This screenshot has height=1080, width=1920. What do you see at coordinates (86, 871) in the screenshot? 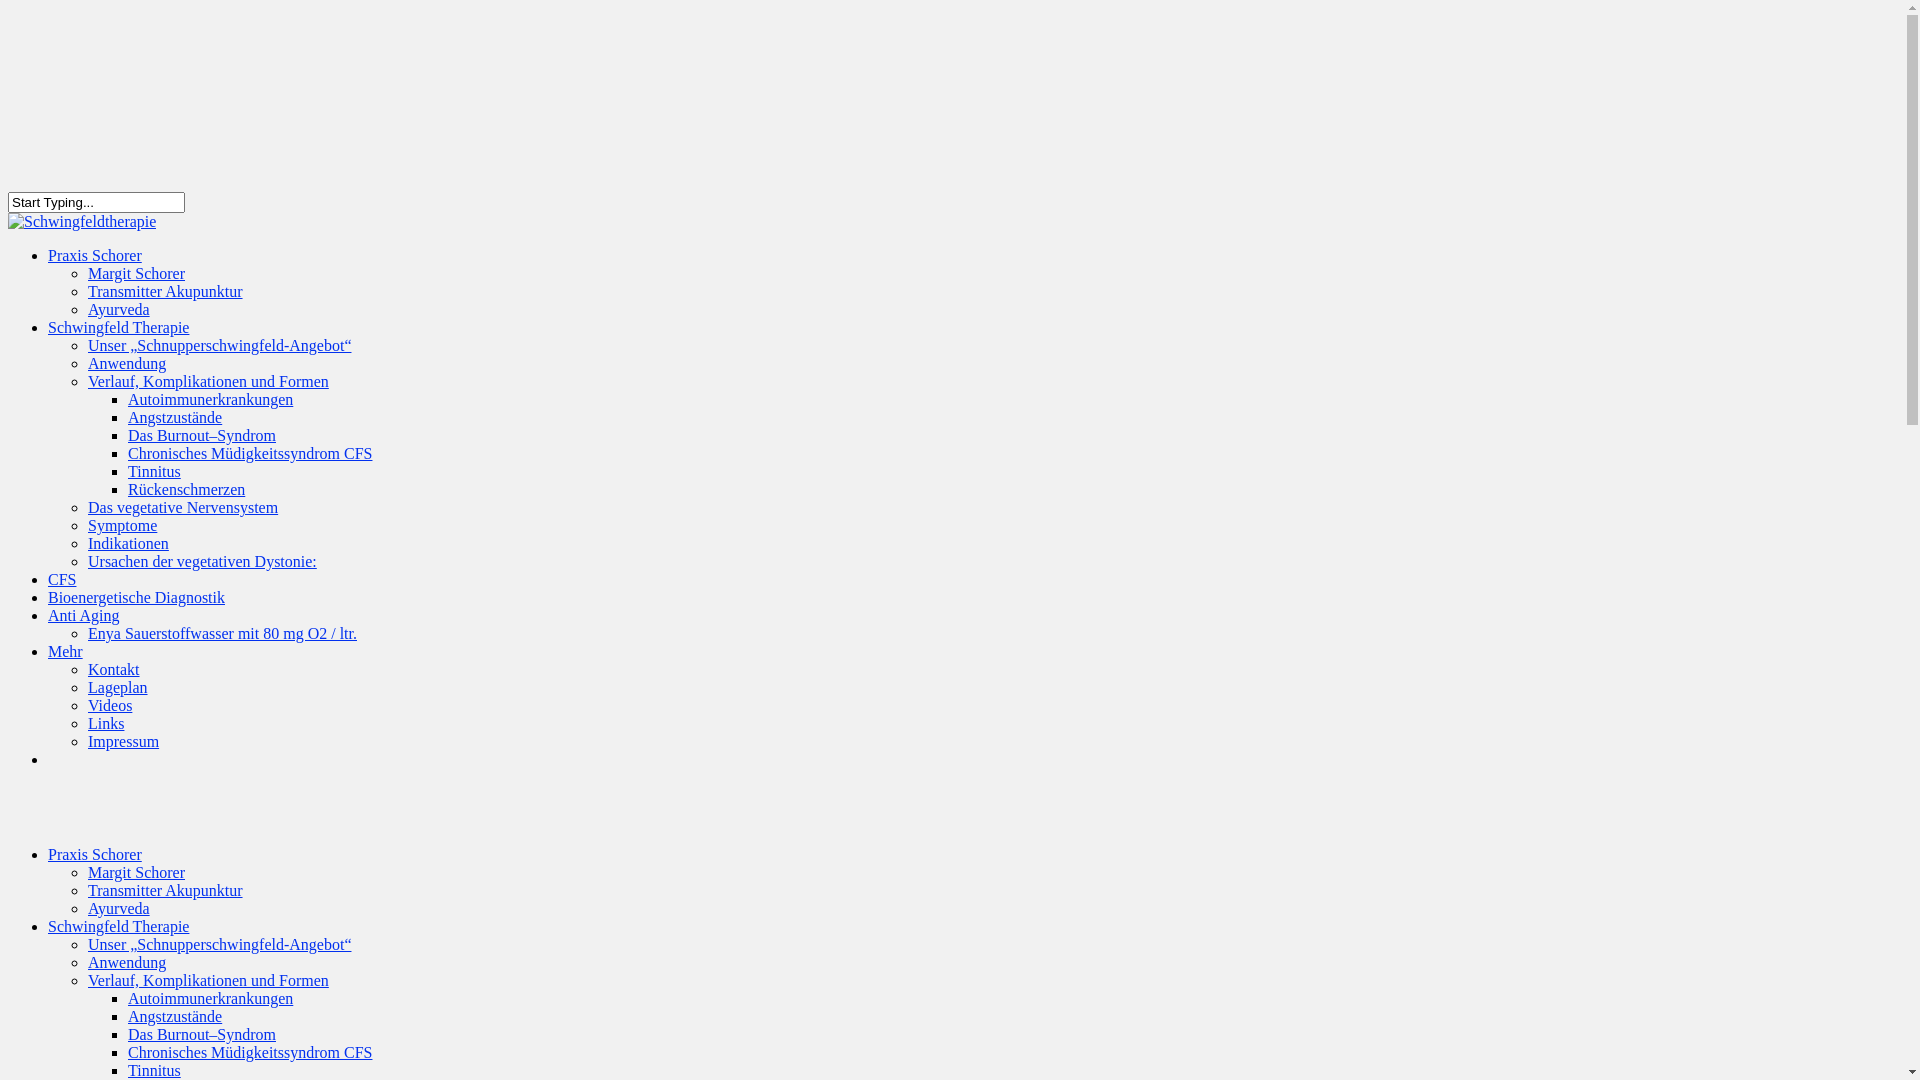
I see `'Margit Schorer'` at bounding box center [86, 871].